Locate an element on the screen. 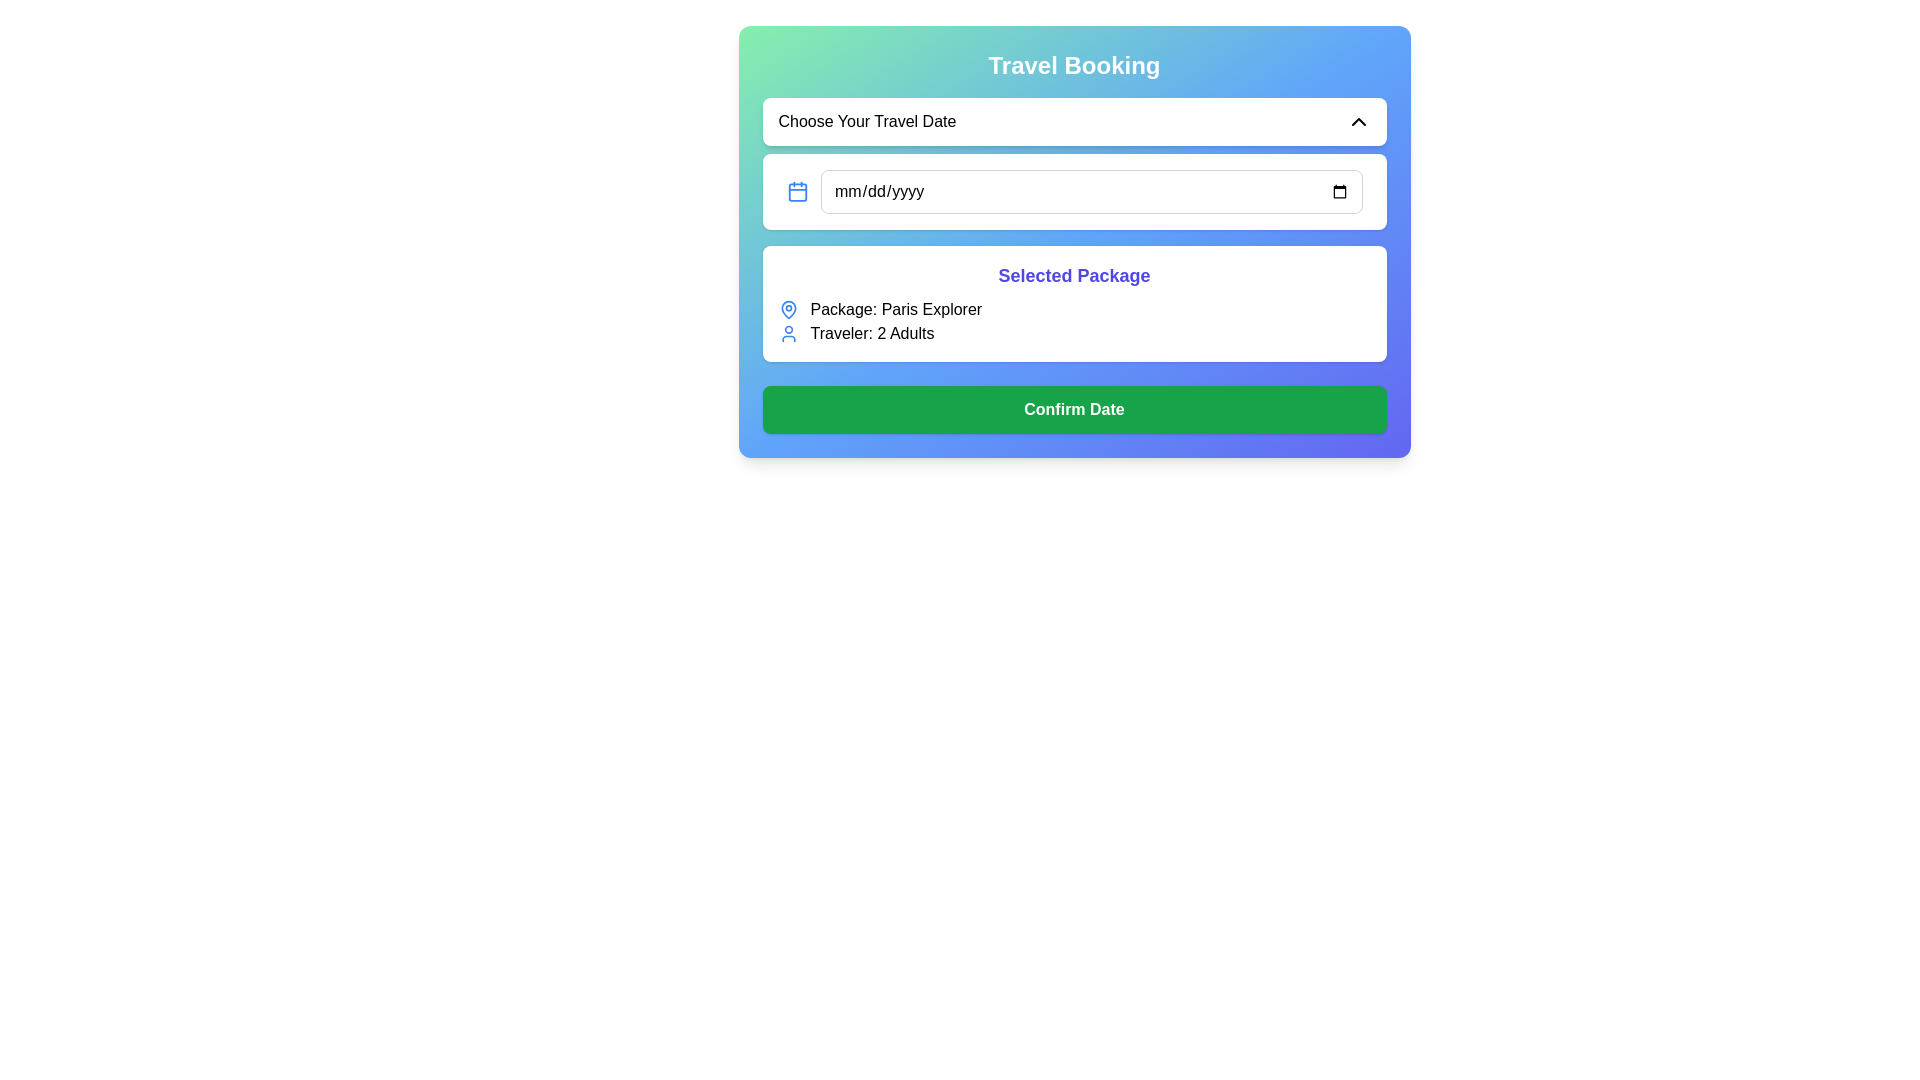 This screenshot has height=1080, width=1920. the blue heart-shaped SVG icon located next to the text 'Package: Paris Explorer' in the 'Selected Package' section of the travel booking interface is located at coordinates (787, 309).